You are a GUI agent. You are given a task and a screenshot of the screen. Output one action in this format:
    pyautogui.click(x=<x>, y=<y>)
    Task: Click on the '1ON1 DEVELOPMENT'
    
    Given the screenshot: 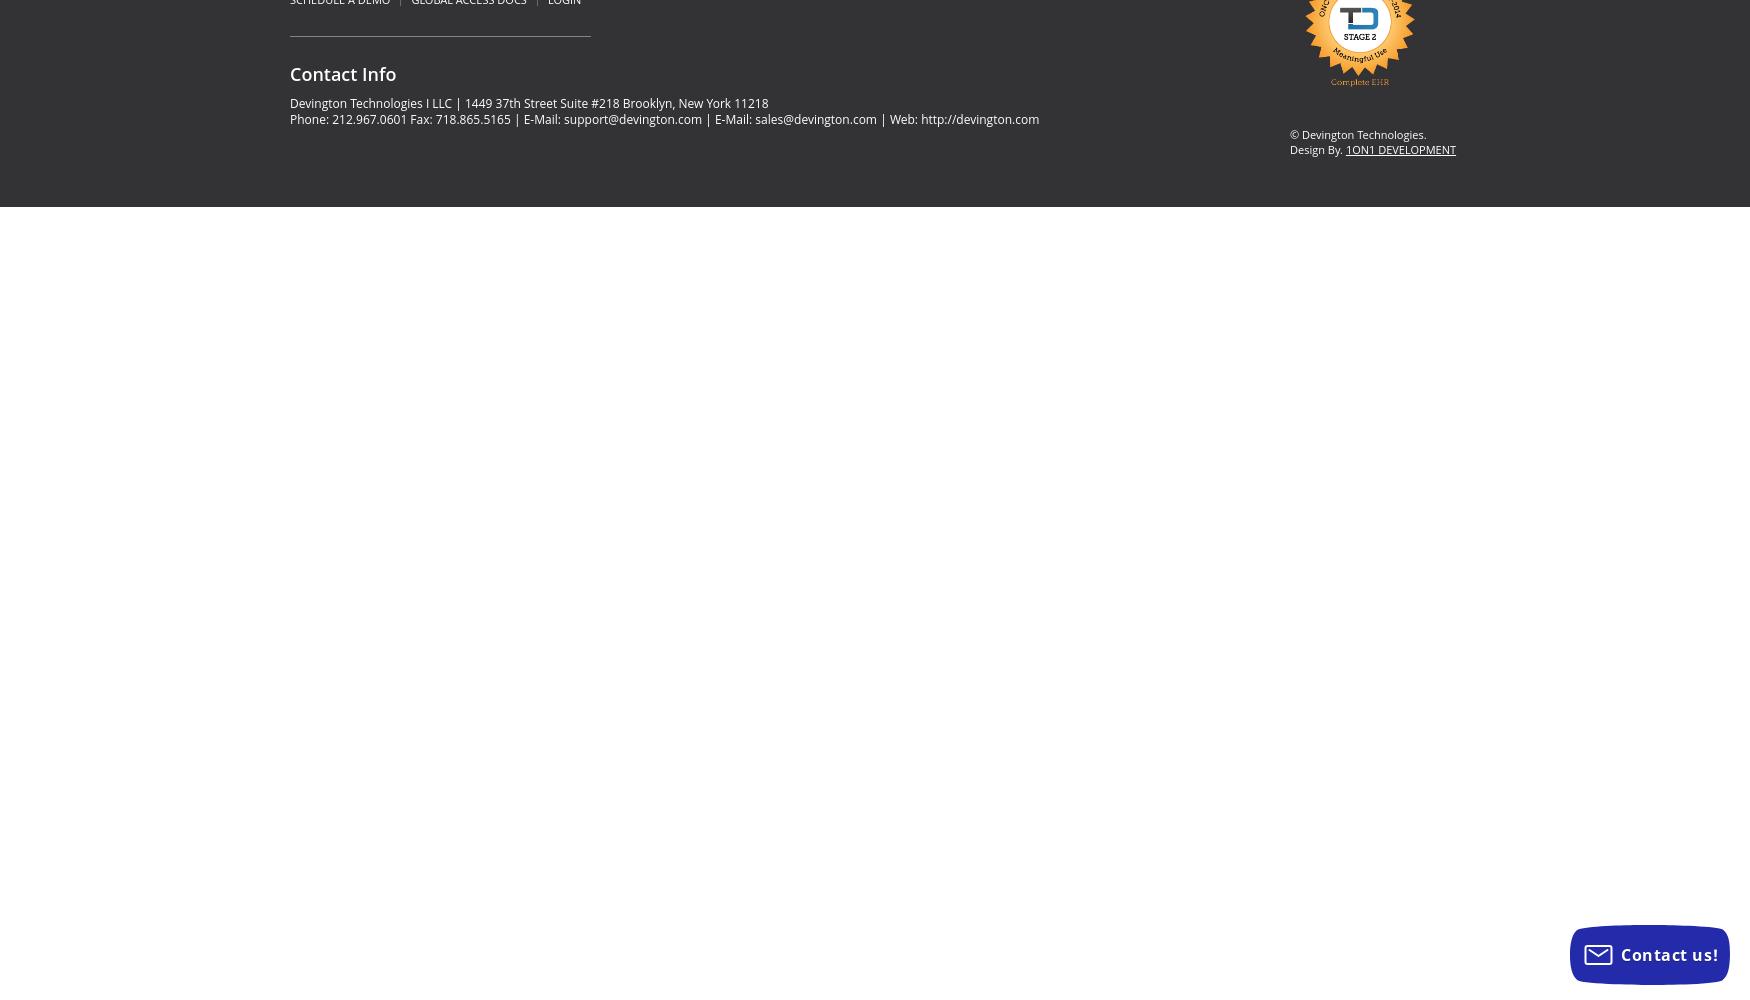 What is the action you would take?
    pyautogui.click(x=1399, y=149)
    